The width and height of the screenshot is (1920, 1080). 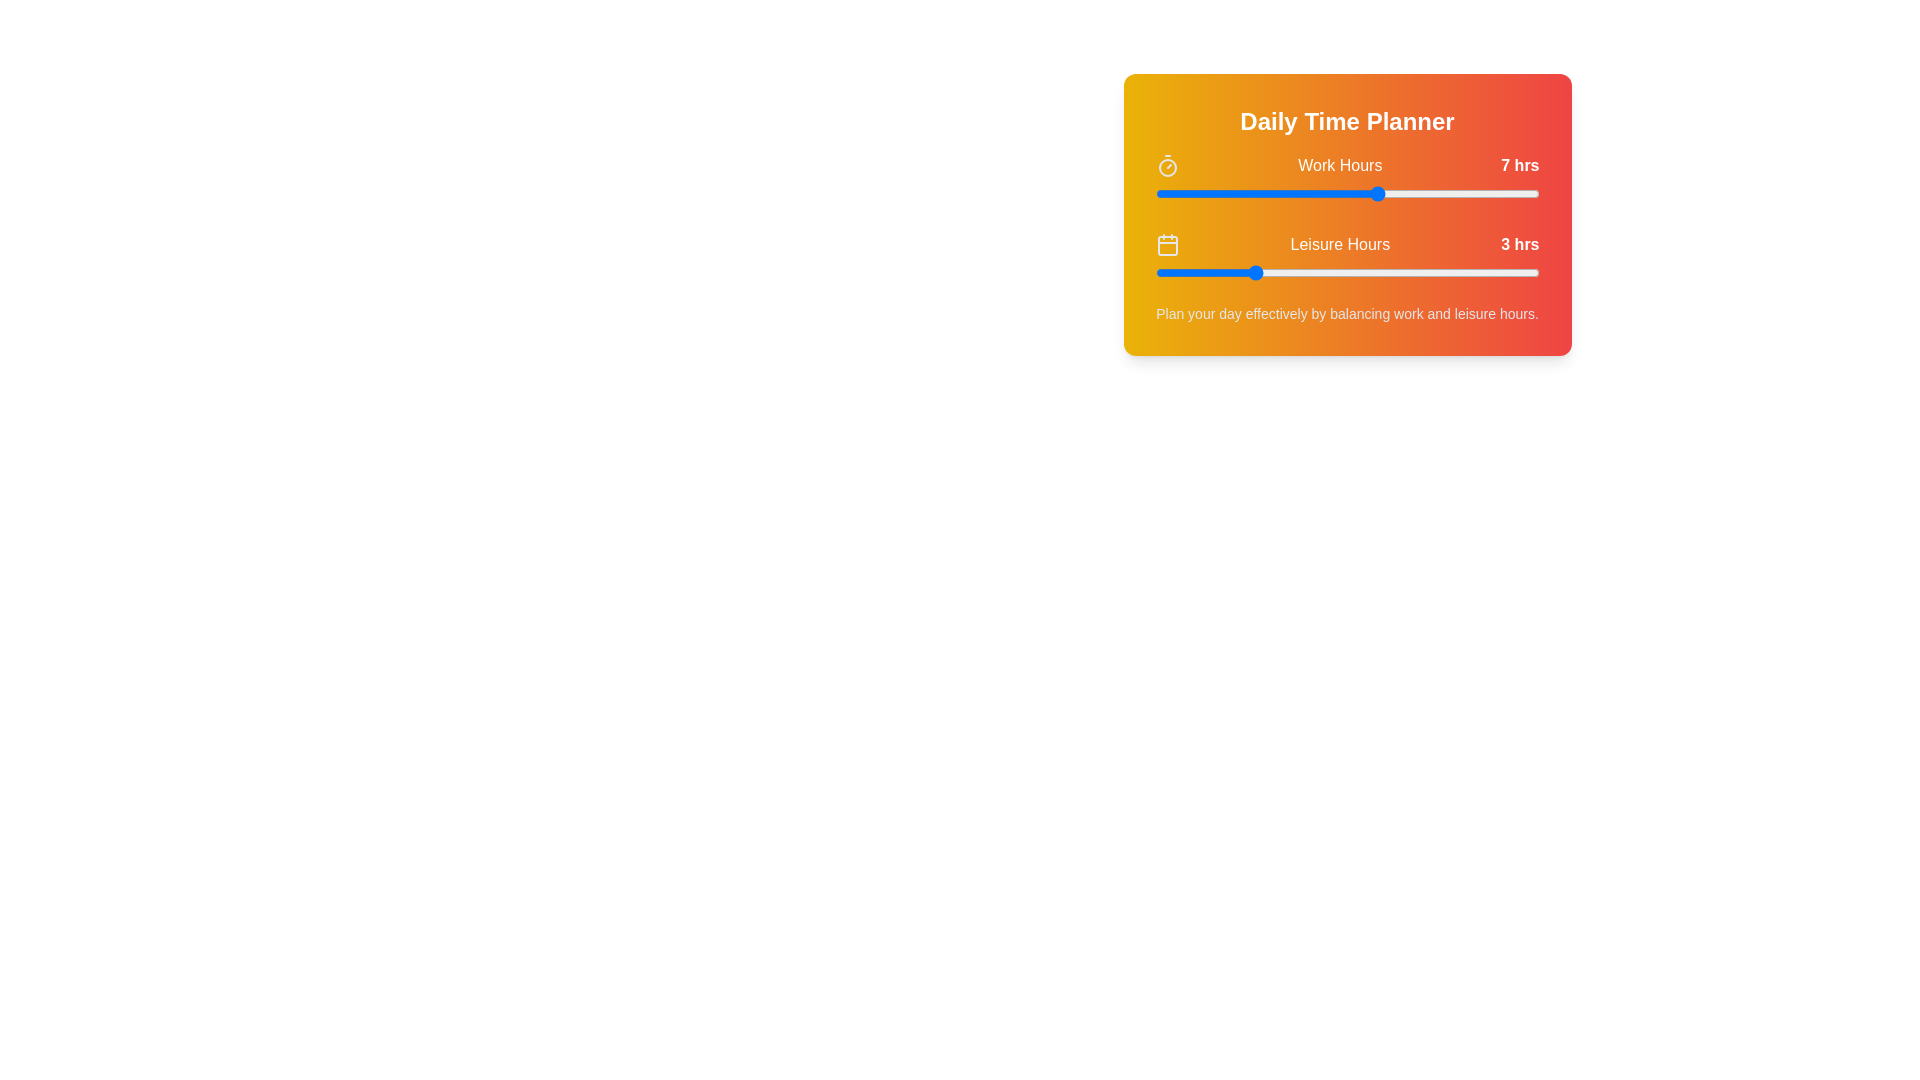 I want to click on work hours, so click(x=1507, y=193).